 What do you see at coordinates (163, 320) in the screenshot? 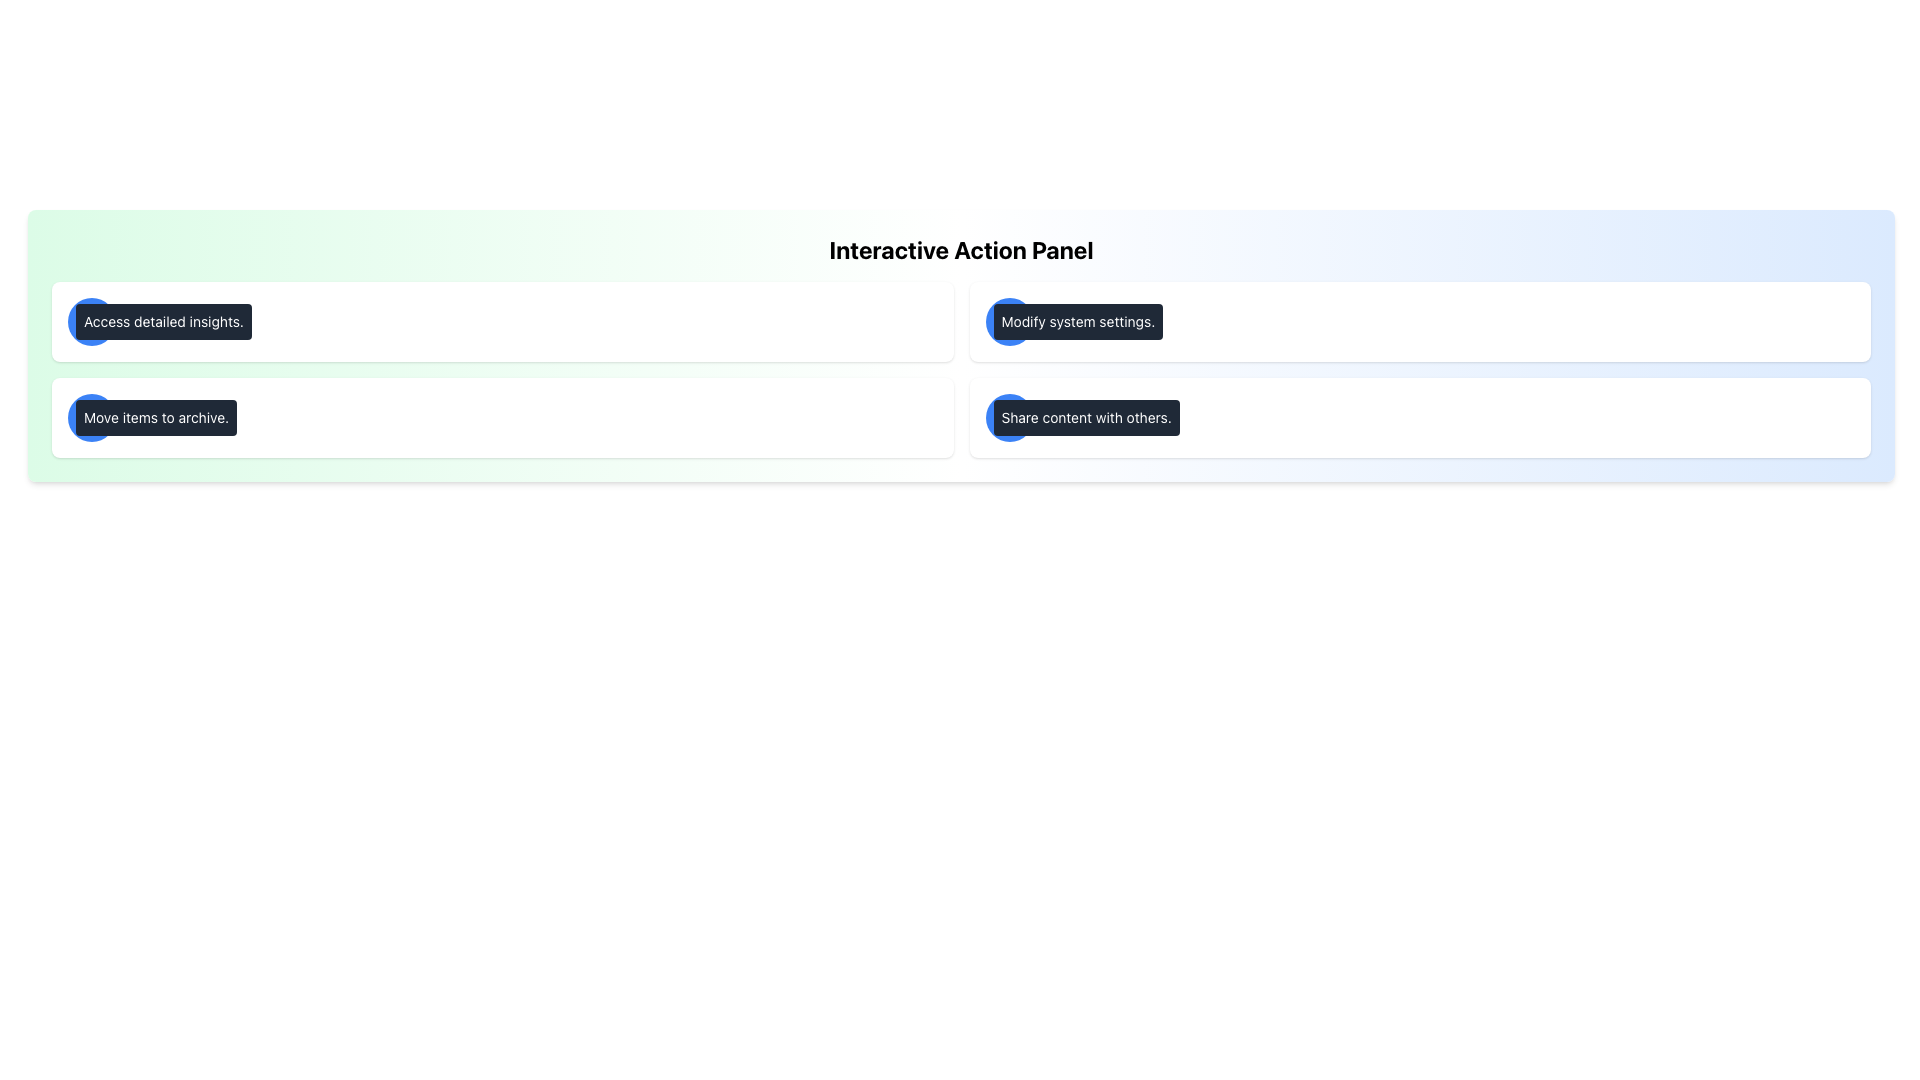
I see `the non-interactive button-like component located within the larger white card, positioned to the right of a circular blue icon` at bounding box center [163, 320].